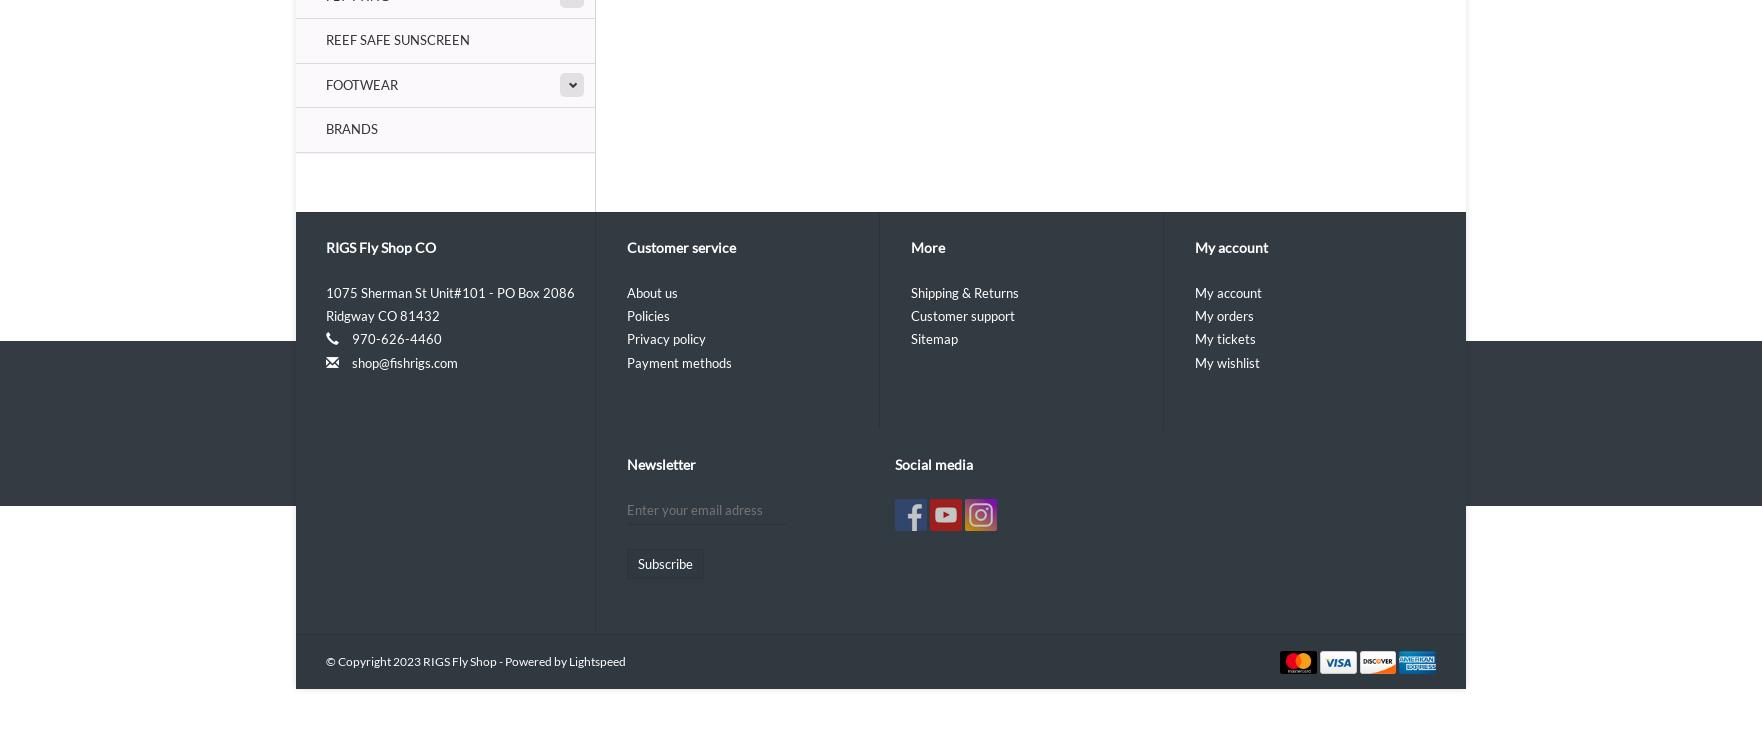  What do you see at coordinates (325, 83) in the screenshot?
I see `'Footwear'` at bounding box center [325, 83].